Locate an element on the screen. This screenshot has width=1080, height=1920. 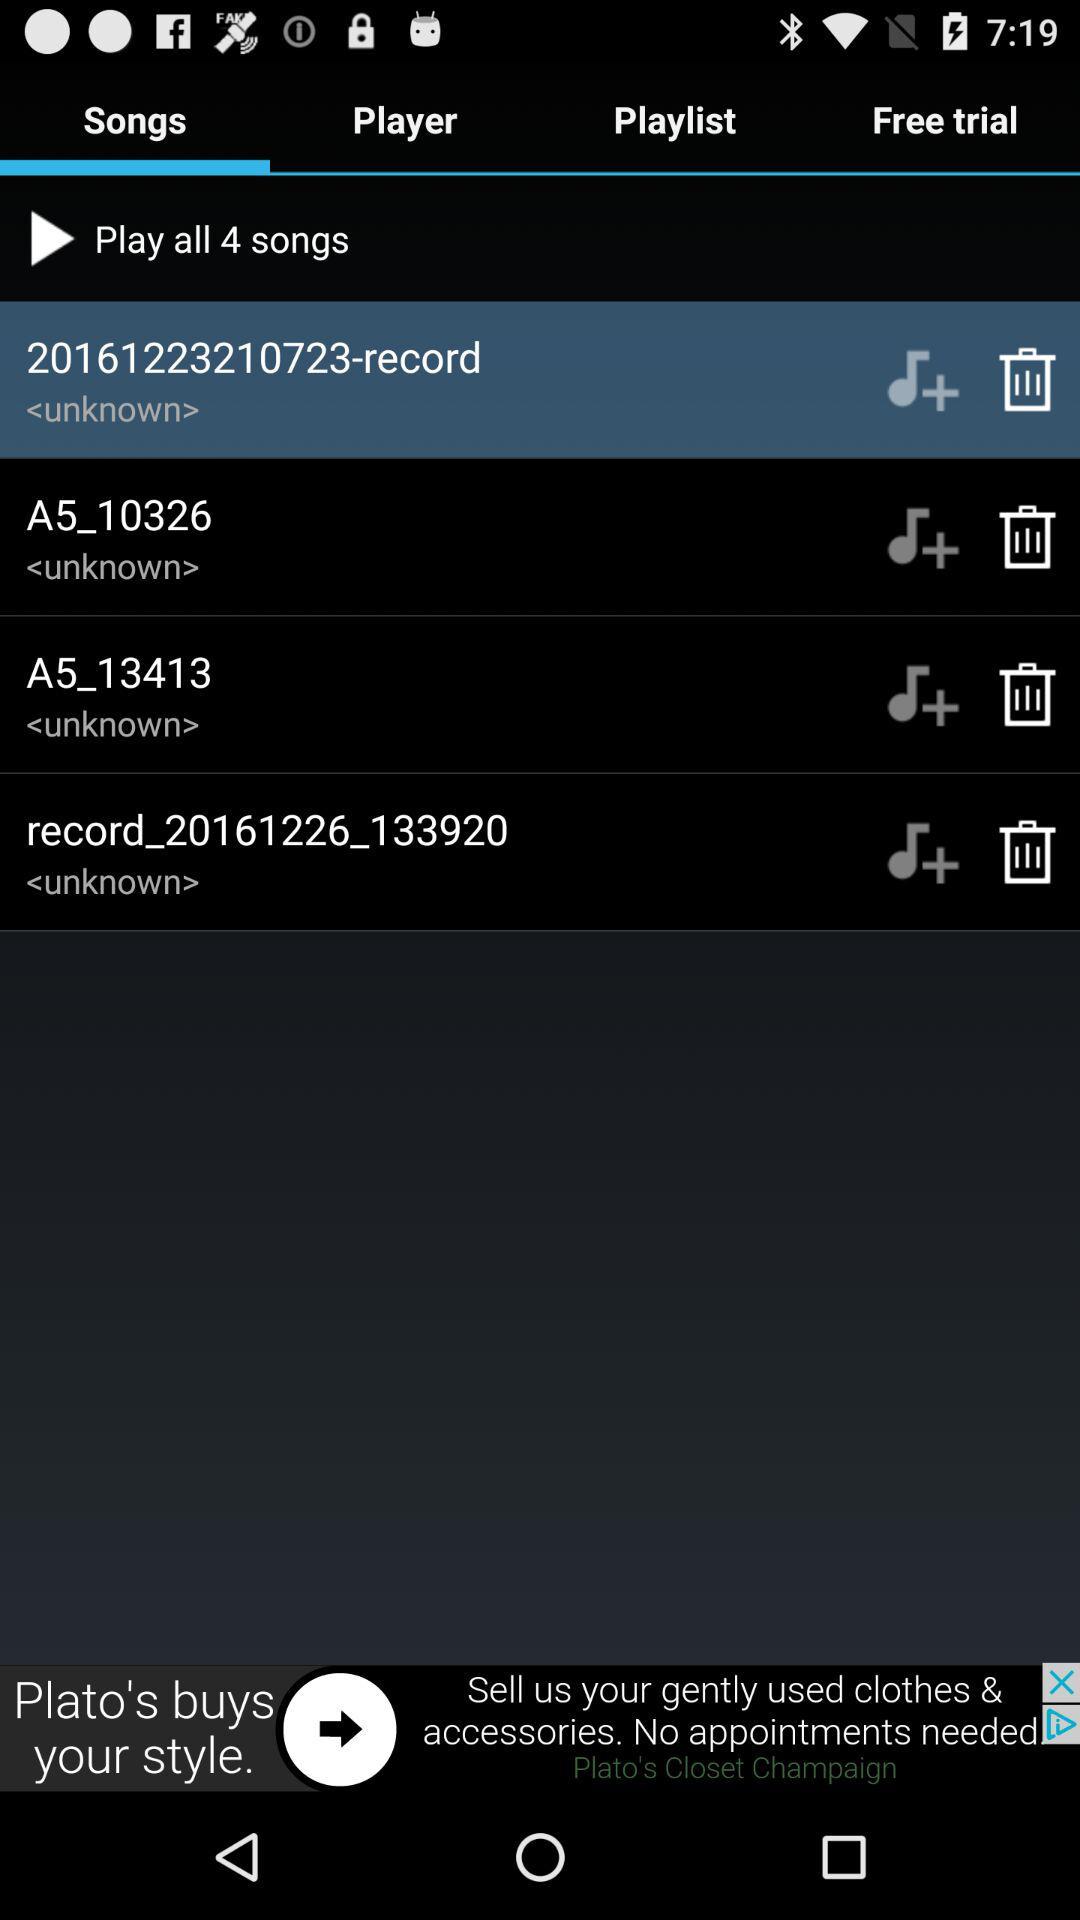
the delete option is located at coordinates (1017, 851).